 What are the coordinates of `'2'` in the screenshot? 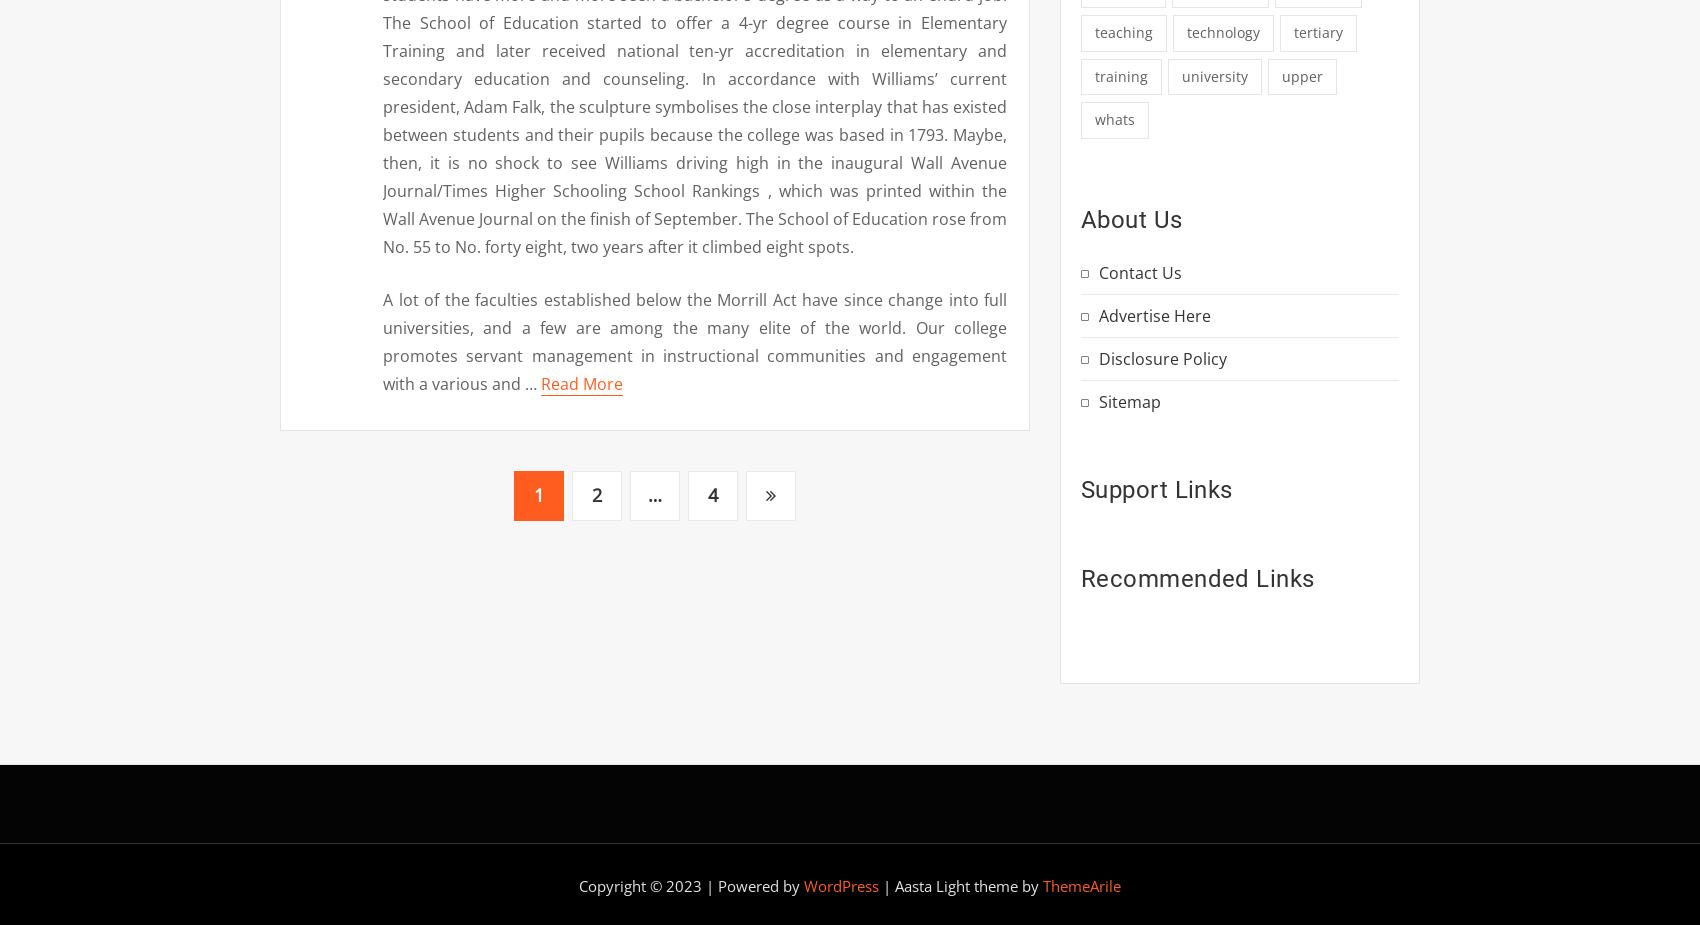 It's located at (596, 494).